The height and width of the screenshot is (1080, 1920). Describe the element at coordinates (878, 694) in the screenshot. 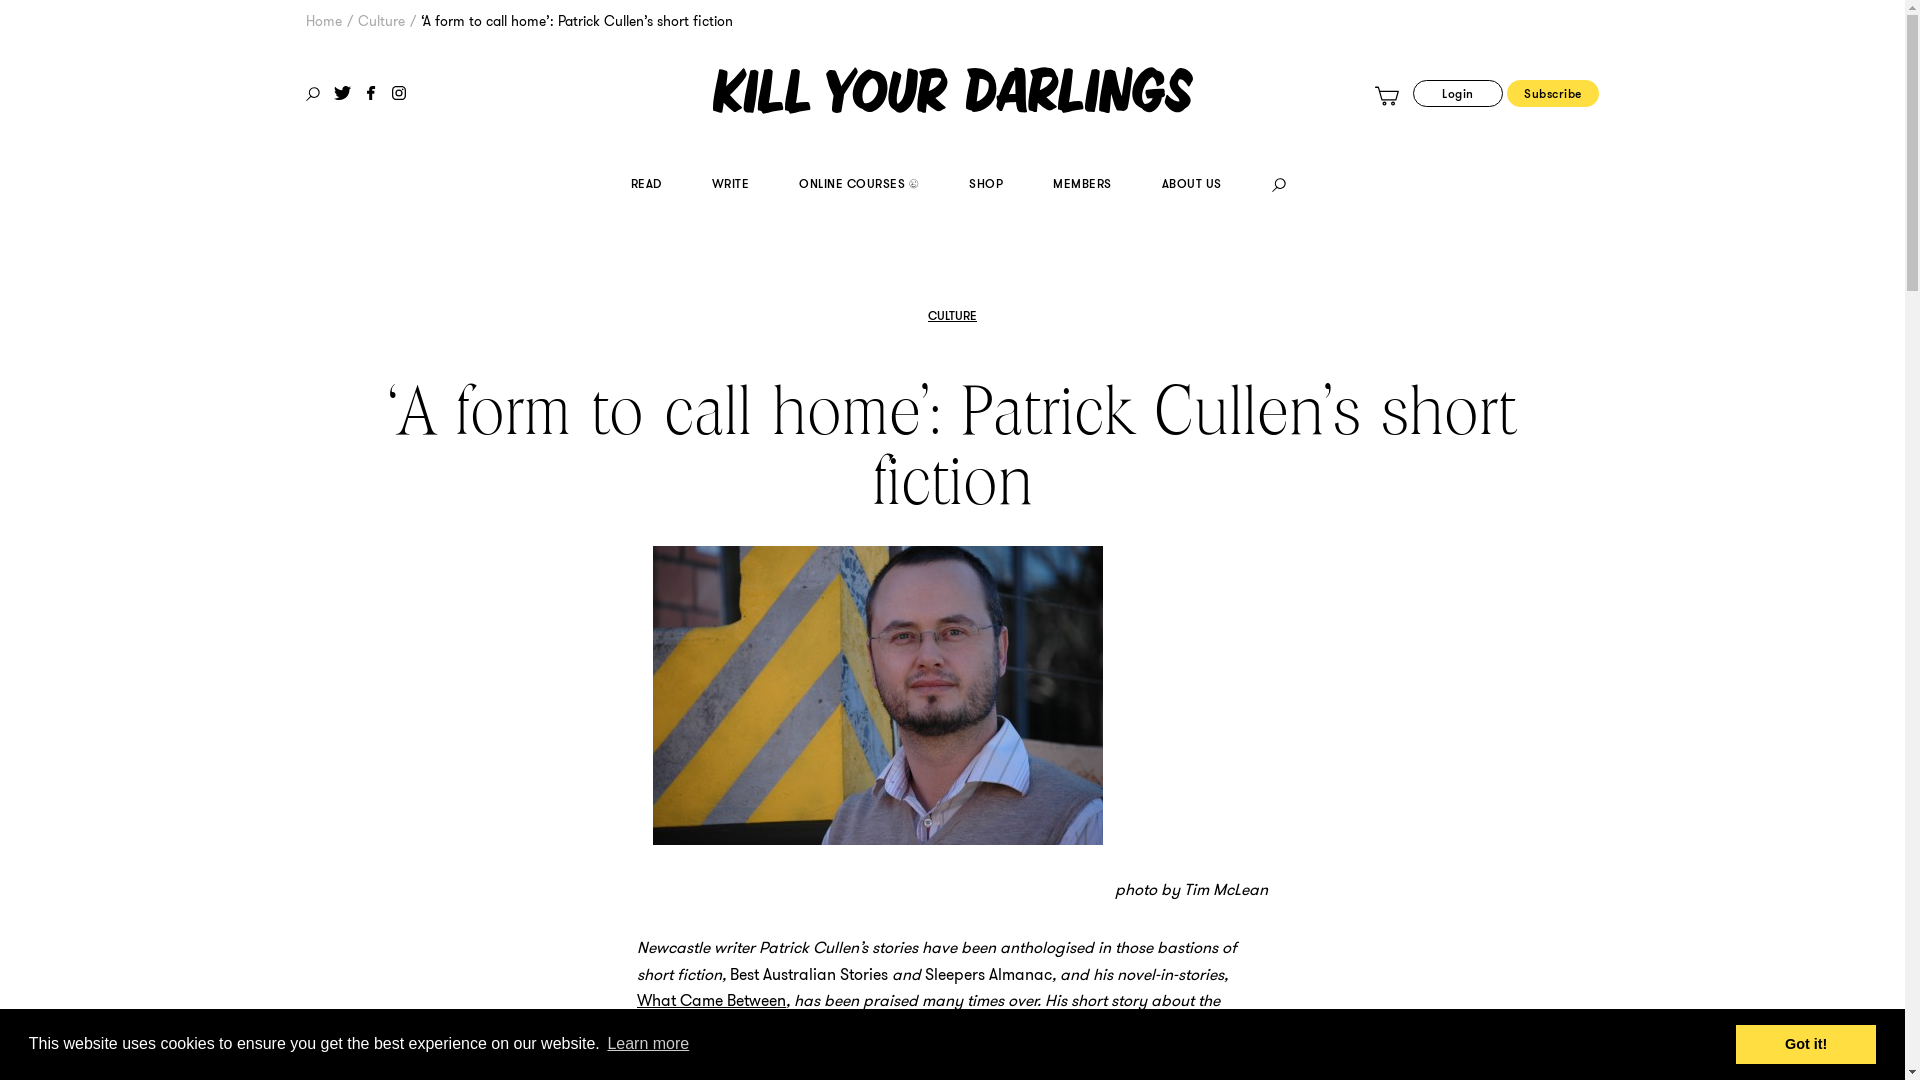

I see `'Patrick Cullen (photo by Tim McLean)'` at that location.